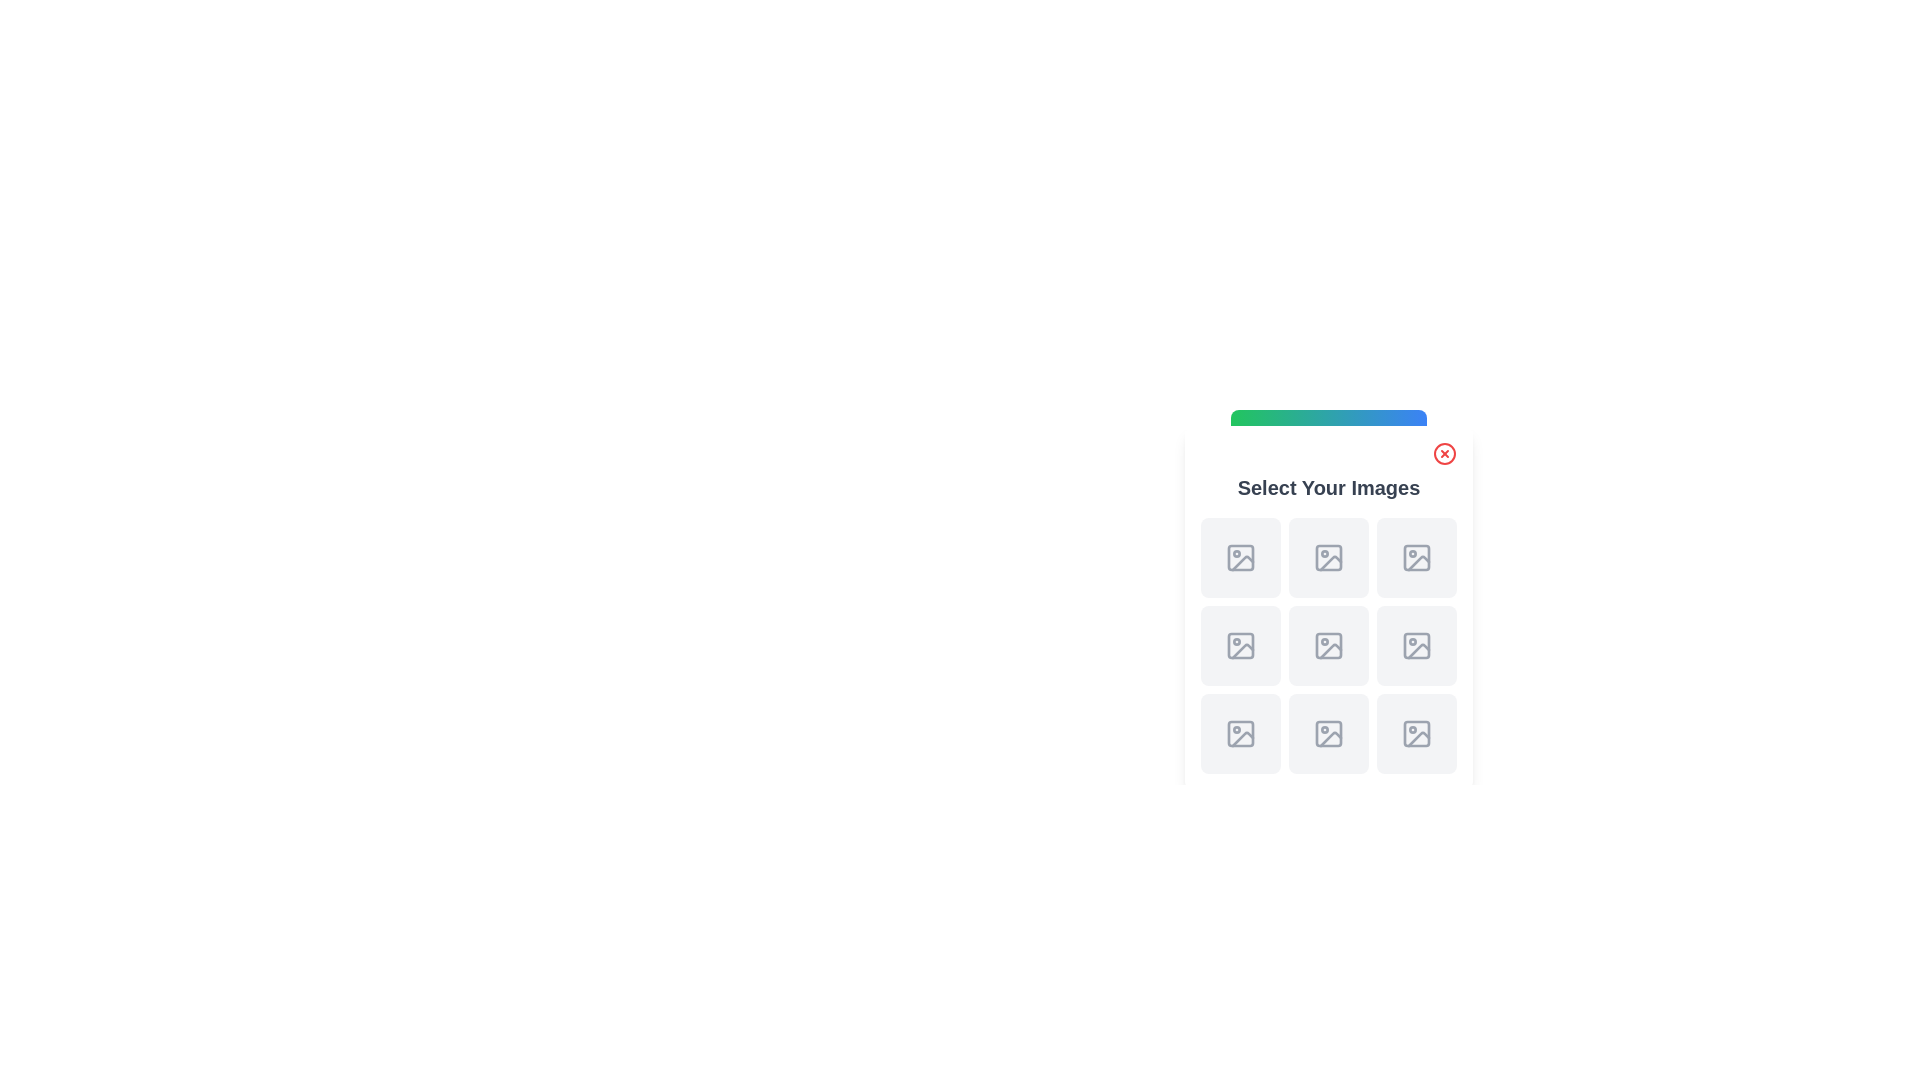  I want to click on the graphical placeholder icon in the bottom-right cell of the 3x3 grid labeled 'Select Your Images', so click(1240, 733).